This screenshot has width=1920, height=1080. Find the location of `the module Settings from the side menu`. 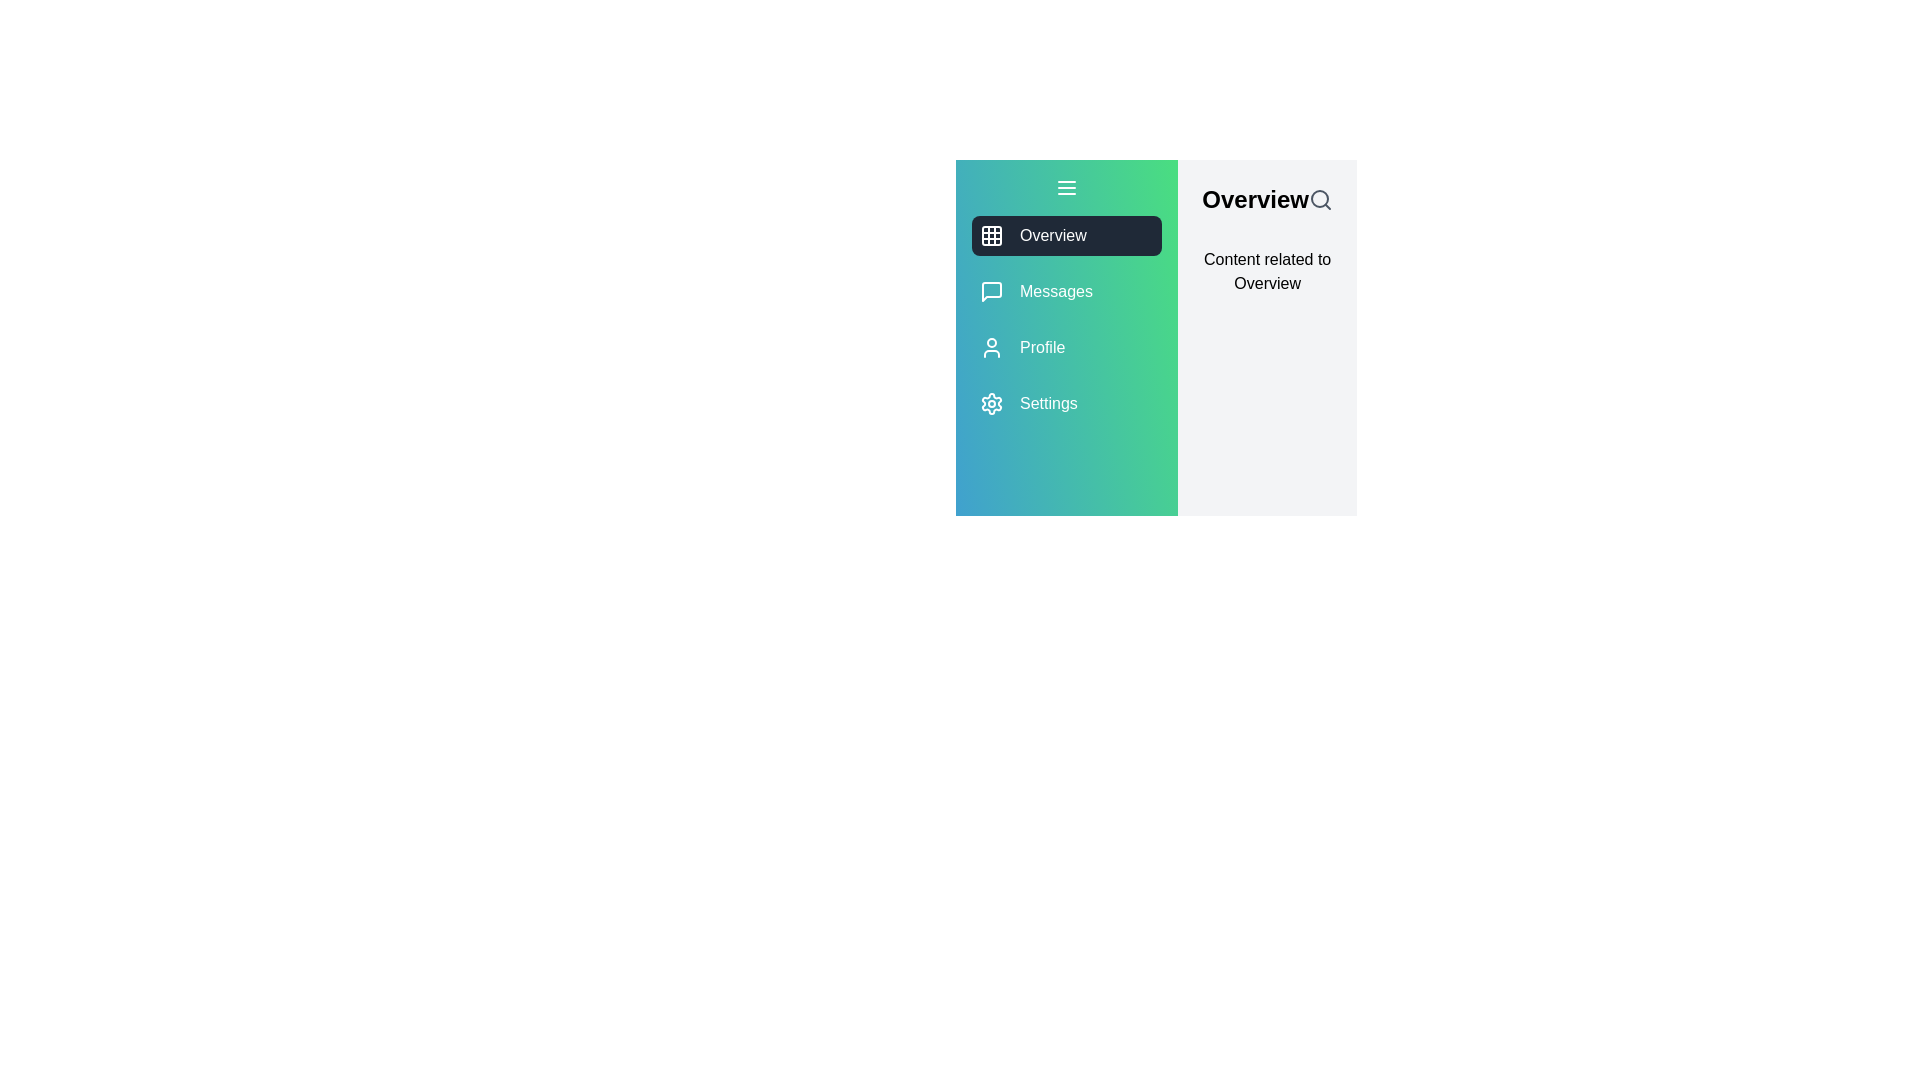

the module Settings from the side menu is located at coordinates (1065, 404).